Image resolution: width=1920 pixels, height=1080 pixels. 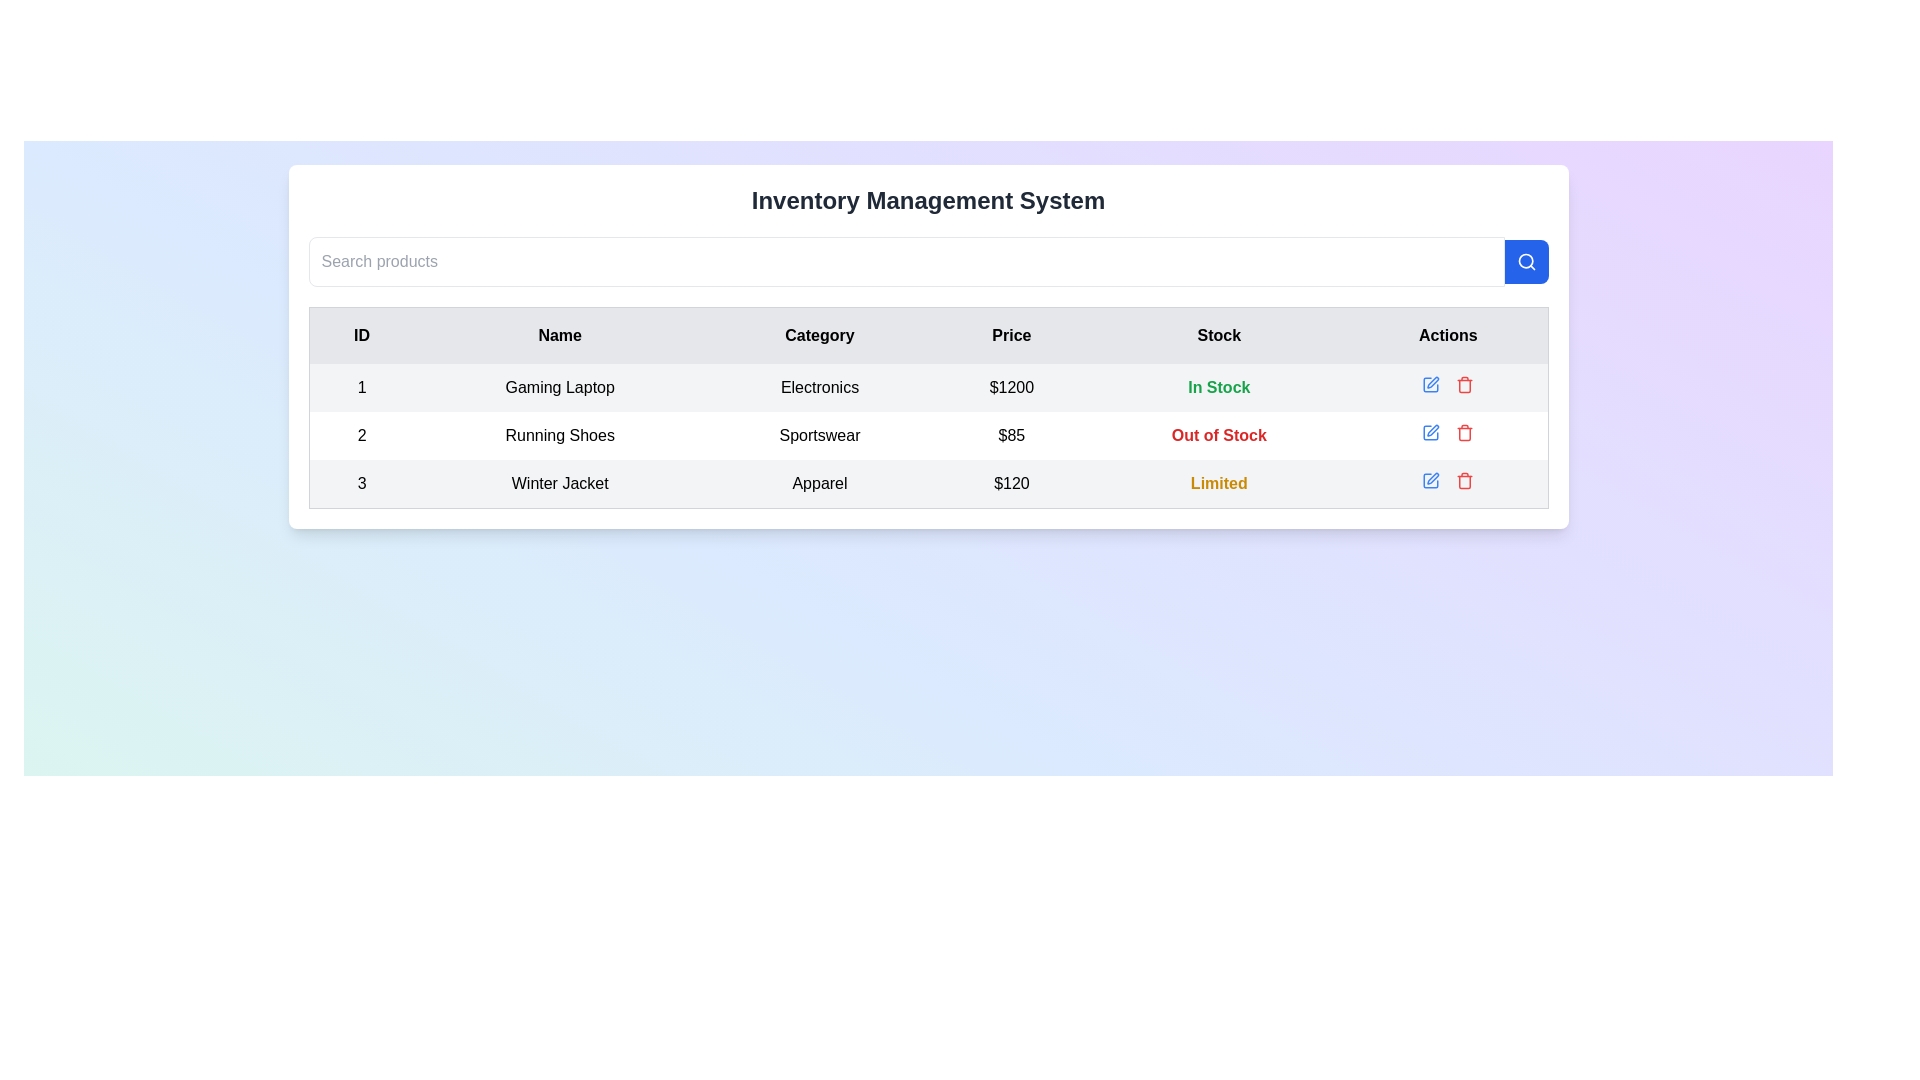 What do you see at coordinates (560, 334) in the screenshot?
I see `the text label indicating names in the second column header of the data table, located between the 'ID' and 'Category' headers` at bounding box center [560, 334].